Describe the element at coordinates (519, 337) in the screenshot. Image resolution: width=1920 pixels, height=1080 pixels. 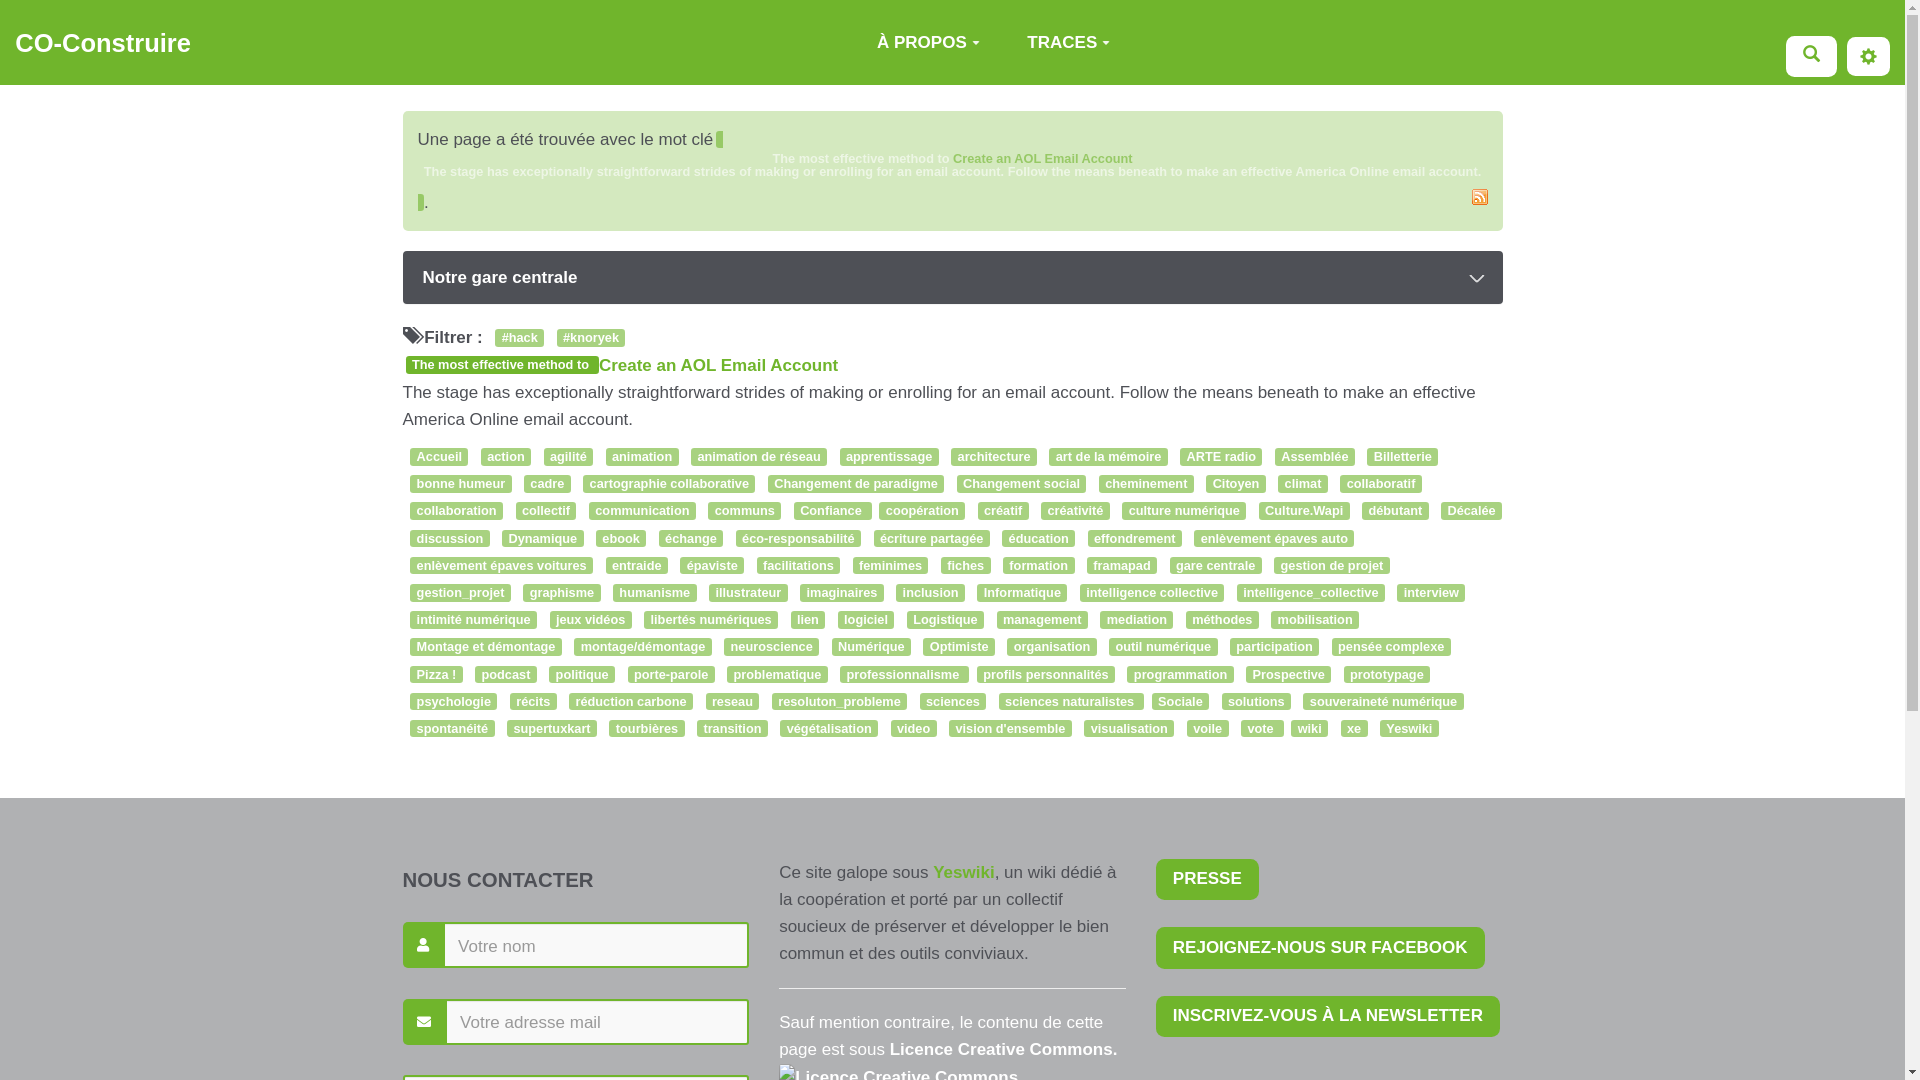
I see `'#hack'` at that location.